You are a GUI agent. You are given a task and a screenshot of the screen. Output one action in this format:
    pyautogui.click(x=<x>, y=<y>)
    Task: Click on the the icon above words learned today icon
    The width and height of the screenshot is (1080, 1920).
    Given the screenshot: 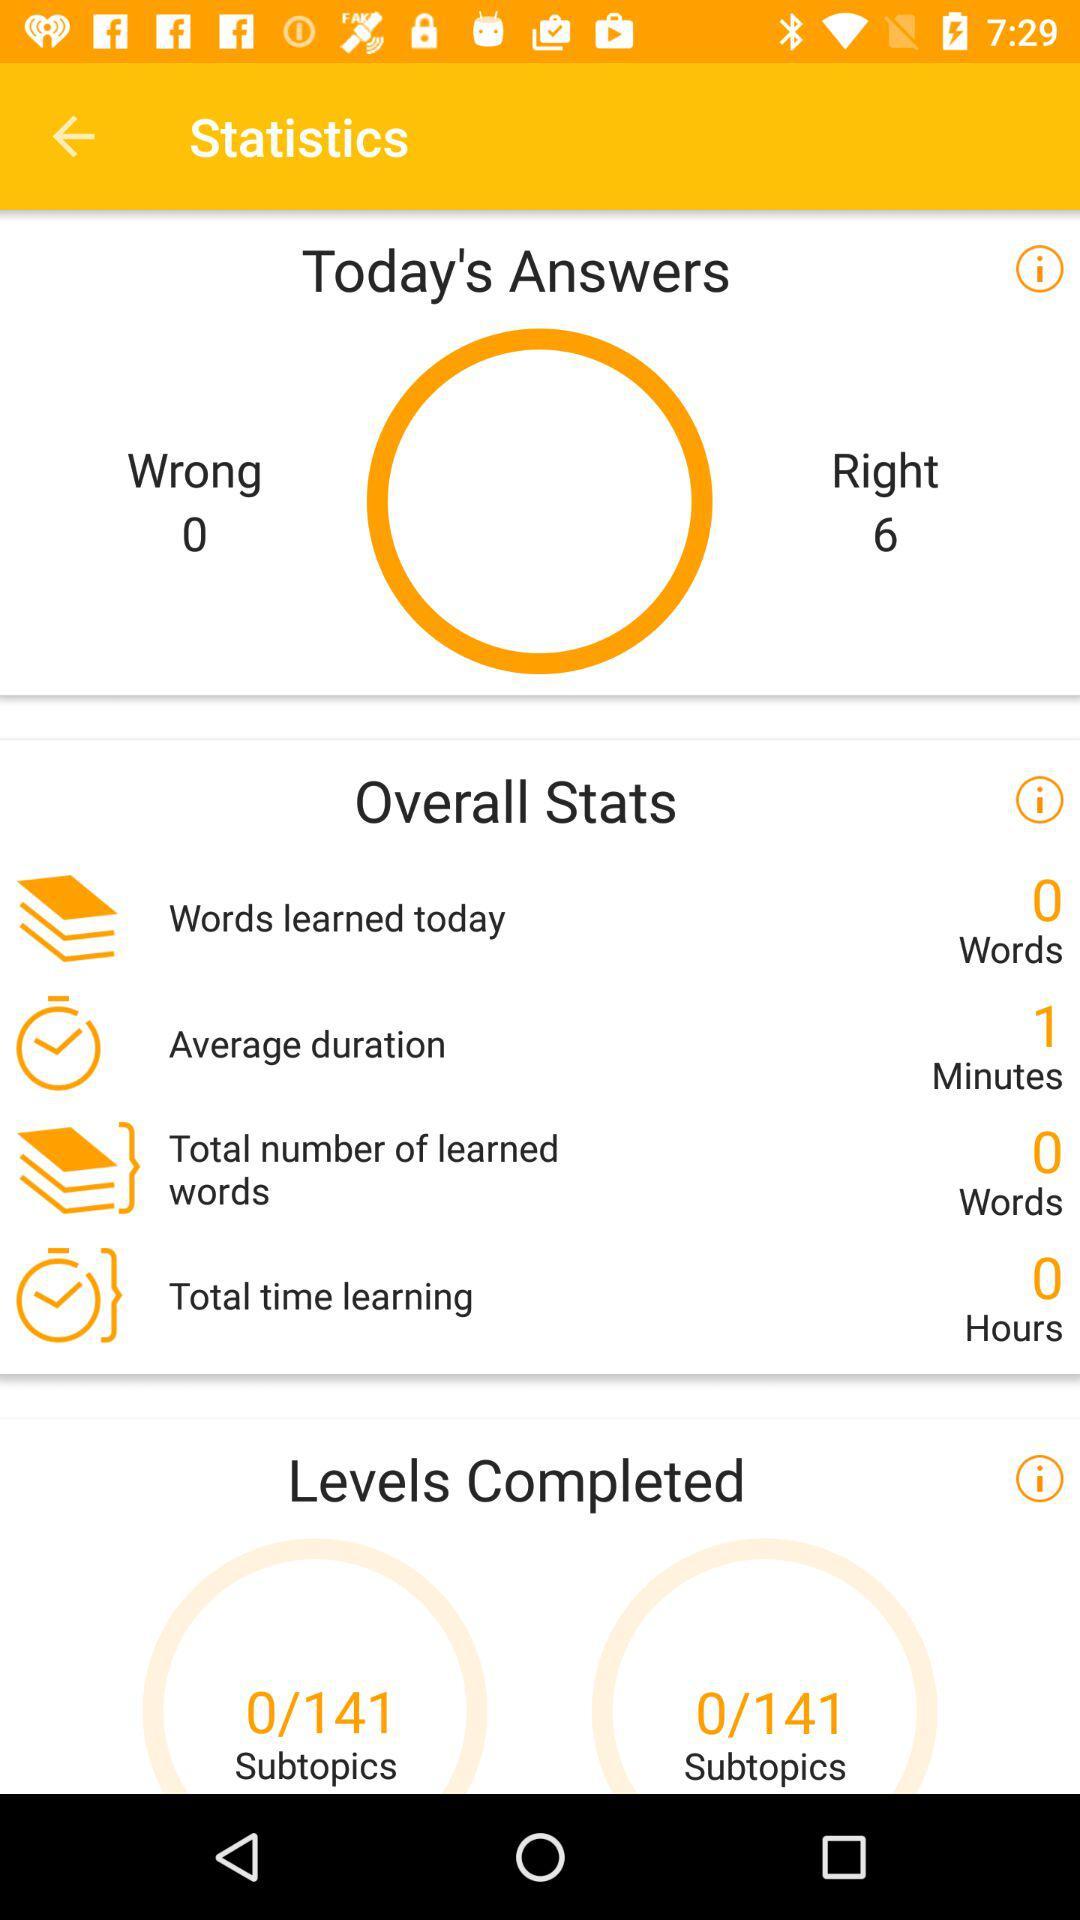 What is the action you would take?
    pyautogui.click(x=540, y=798)
    